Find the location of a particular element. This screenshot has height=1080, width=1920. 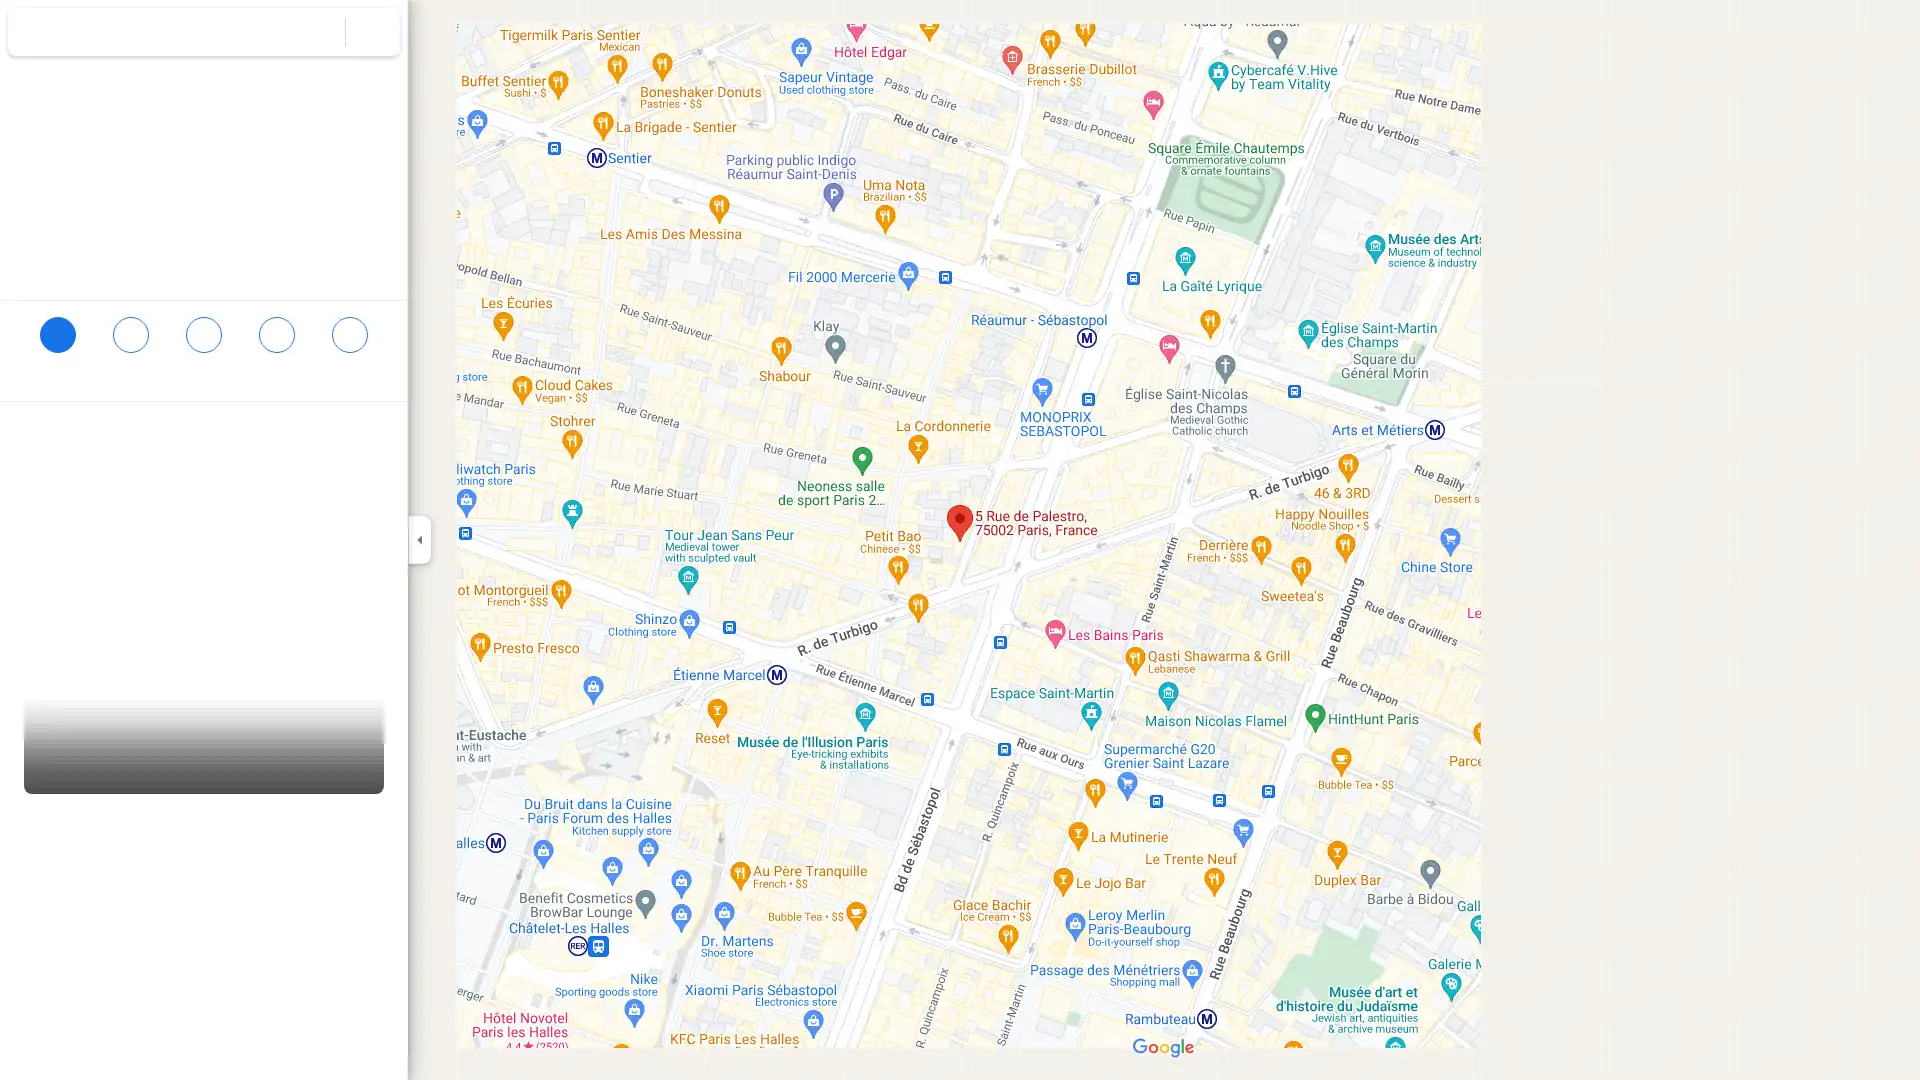

Search nearby 5 Rue de Palestro is located at coordinates (203, 342).